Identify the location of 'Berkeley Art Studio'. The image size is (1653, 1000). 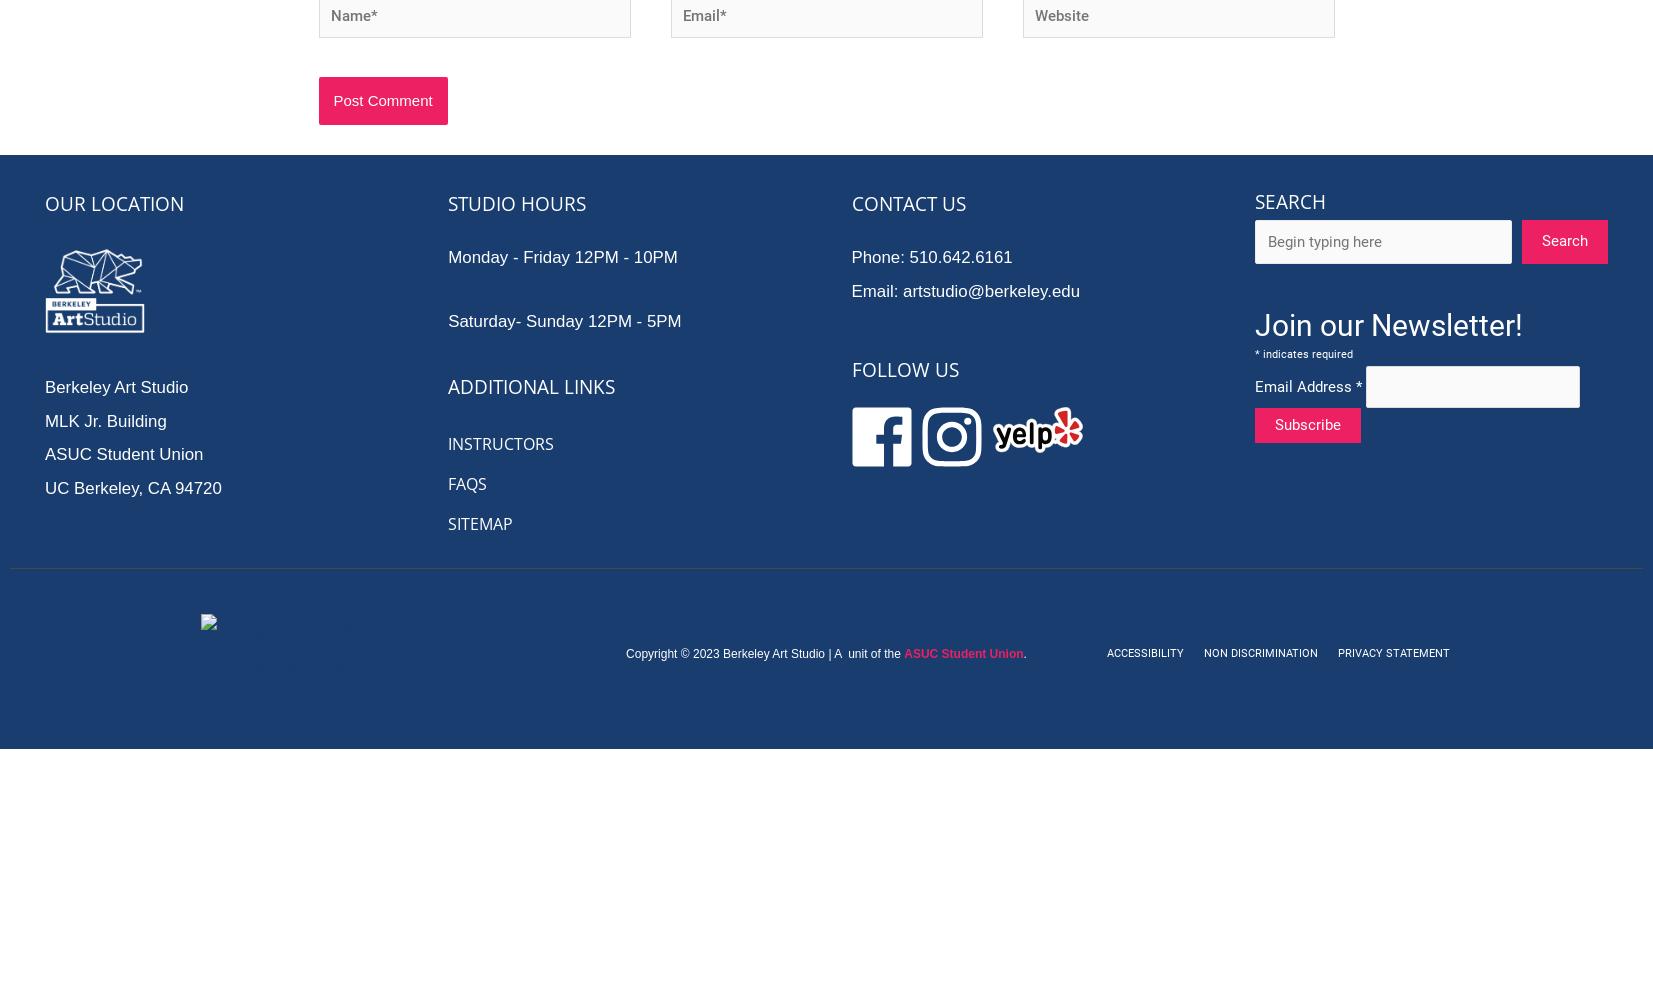
(43, 386).